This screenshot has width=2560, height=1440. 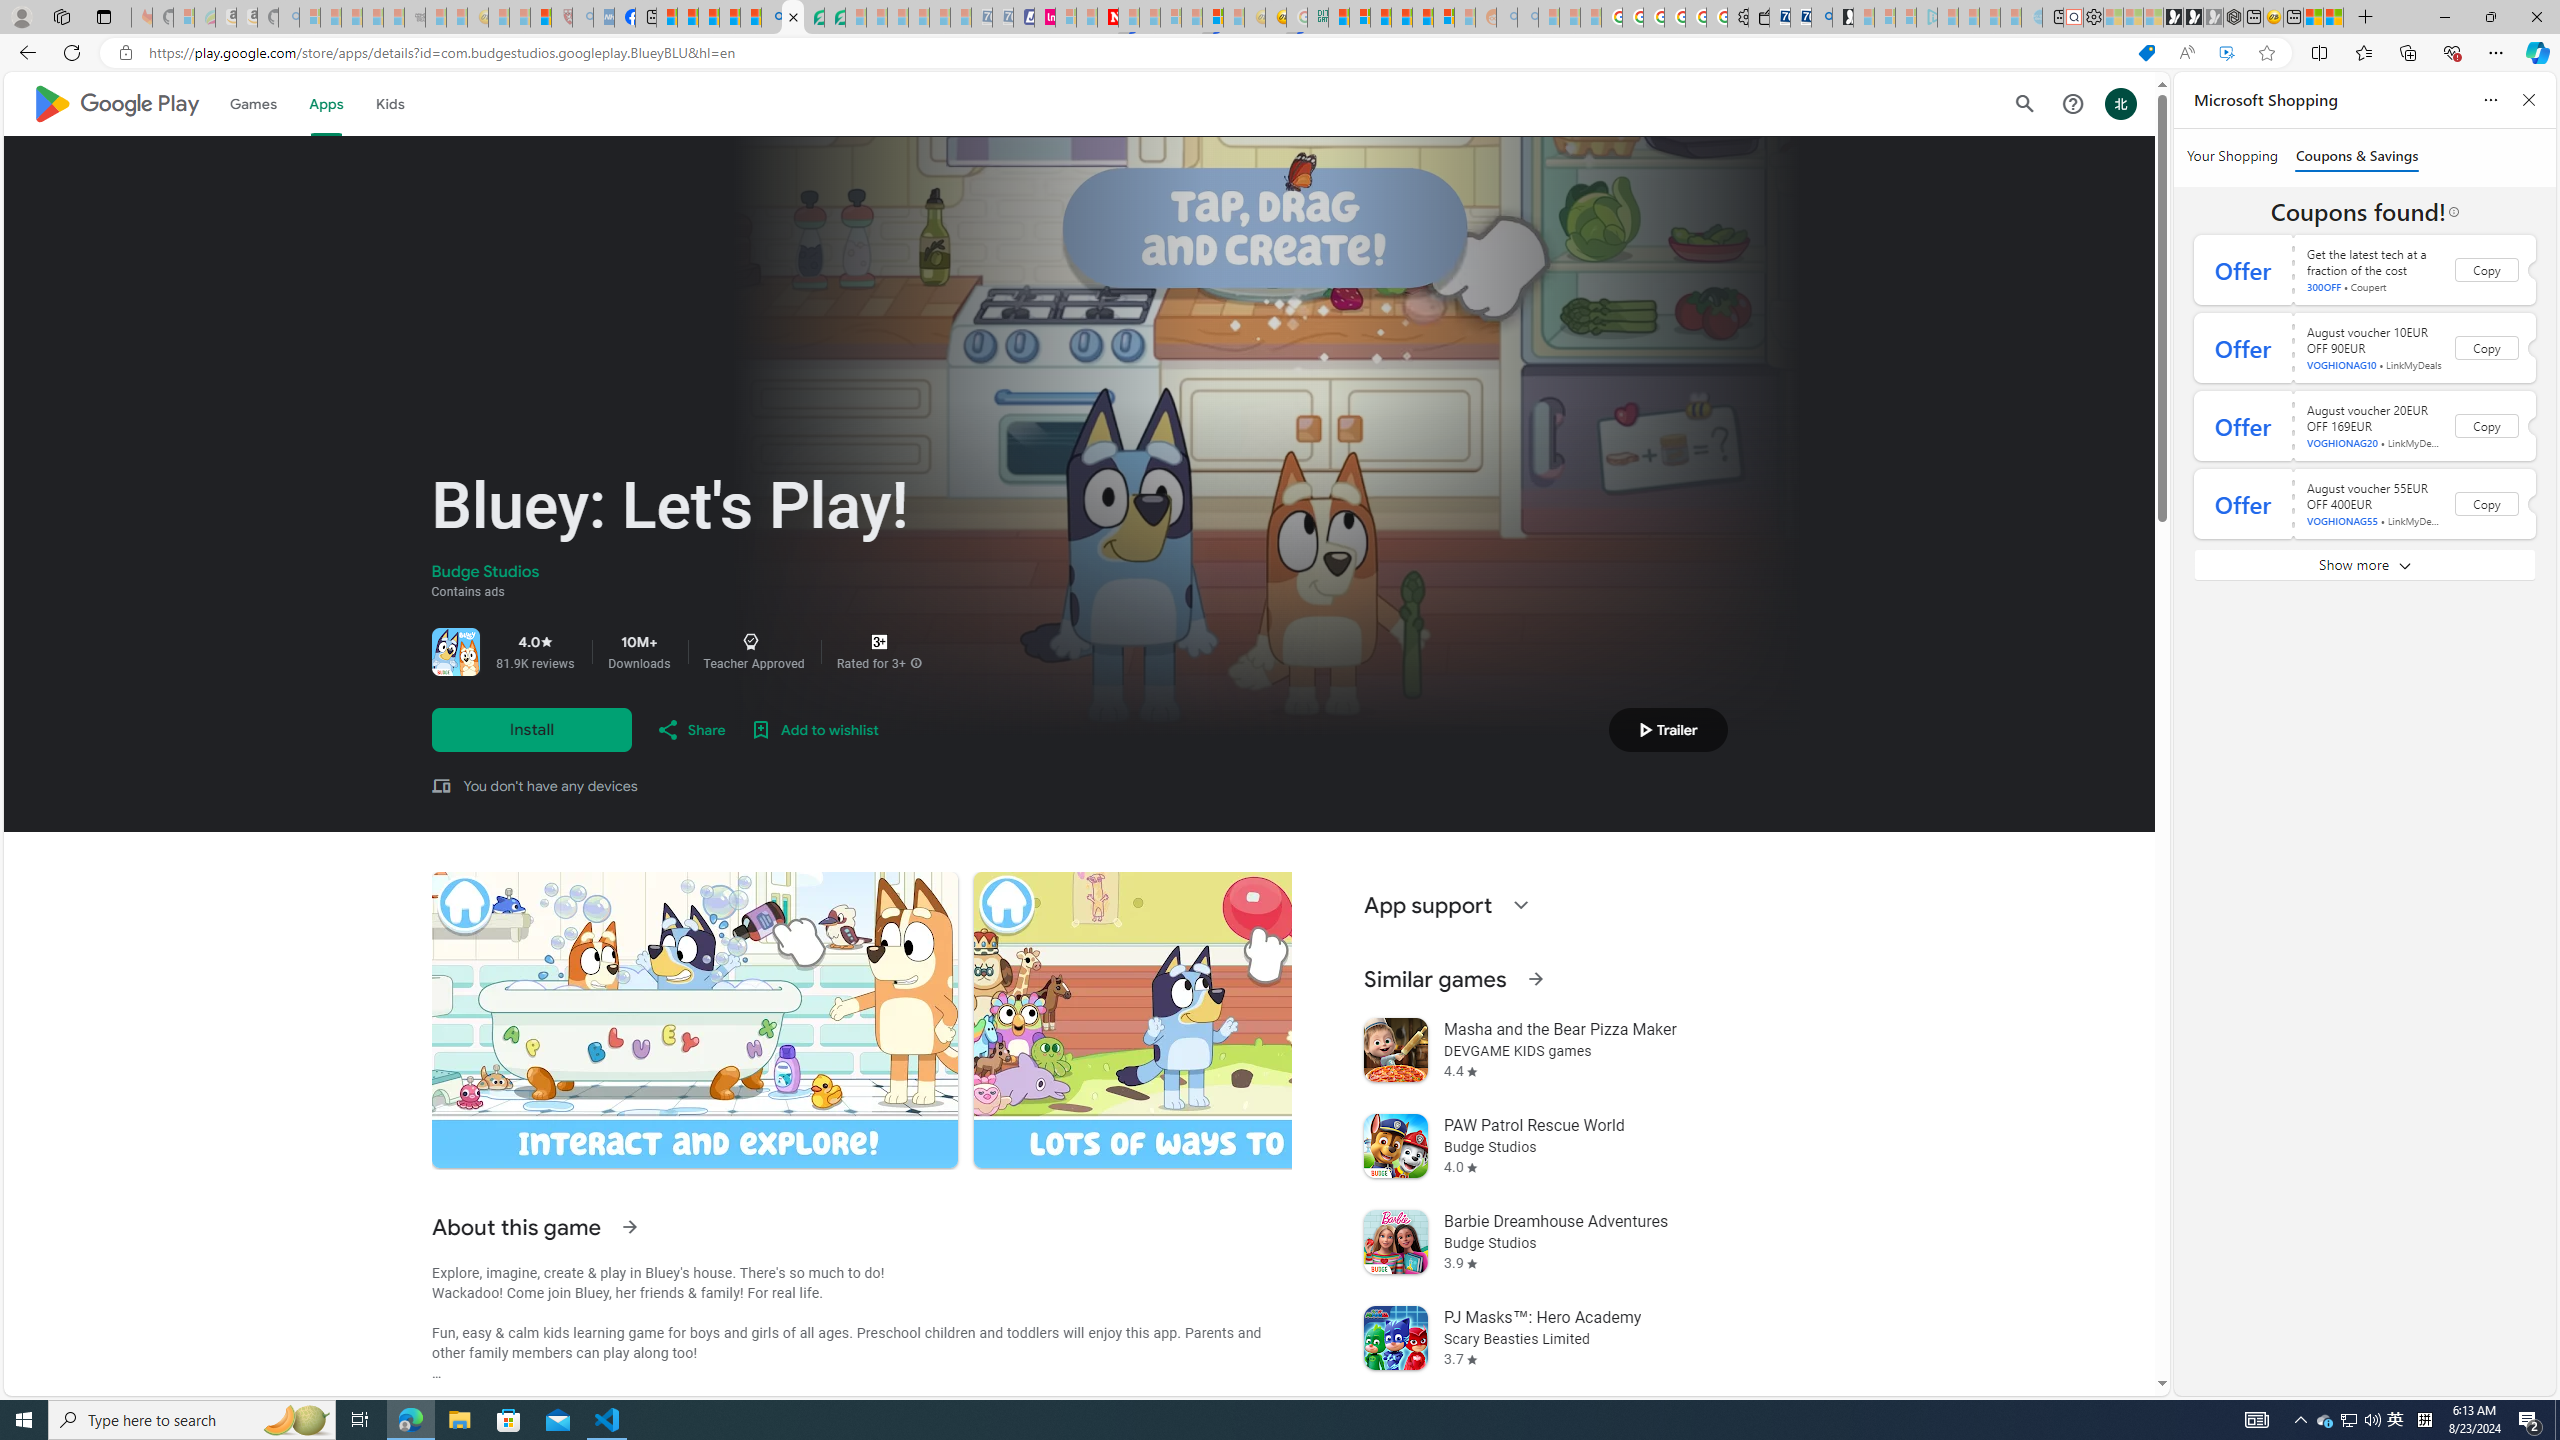 What do you see at coordinates (326, 103) in the screenshot?
I see `'Apps'` at bounding box center [326, 103].